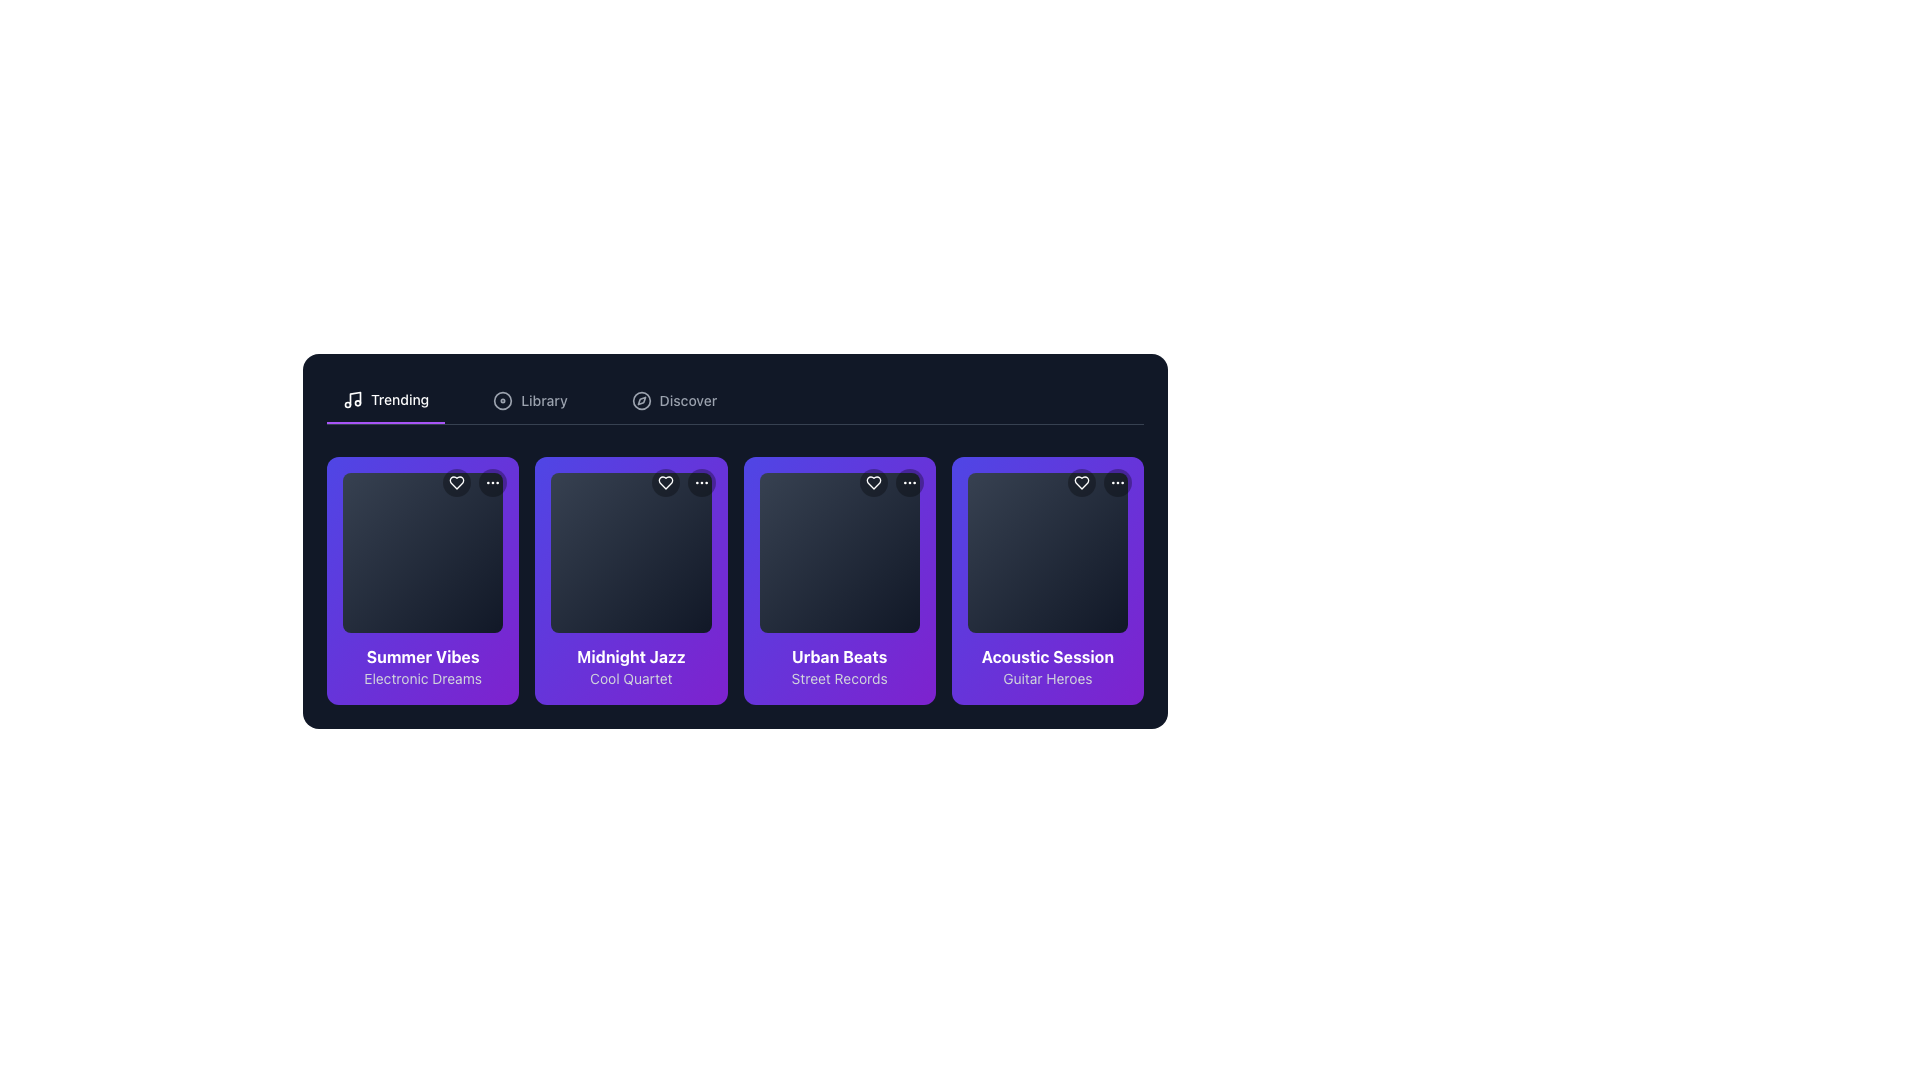 The height and width of the screenshot is (1080, 1920). Describe the element at coordinates (908, 482) in the screenshot. I see `the menu trigger button located at the top-right corner of the 'Urban Beats' card` at that location.